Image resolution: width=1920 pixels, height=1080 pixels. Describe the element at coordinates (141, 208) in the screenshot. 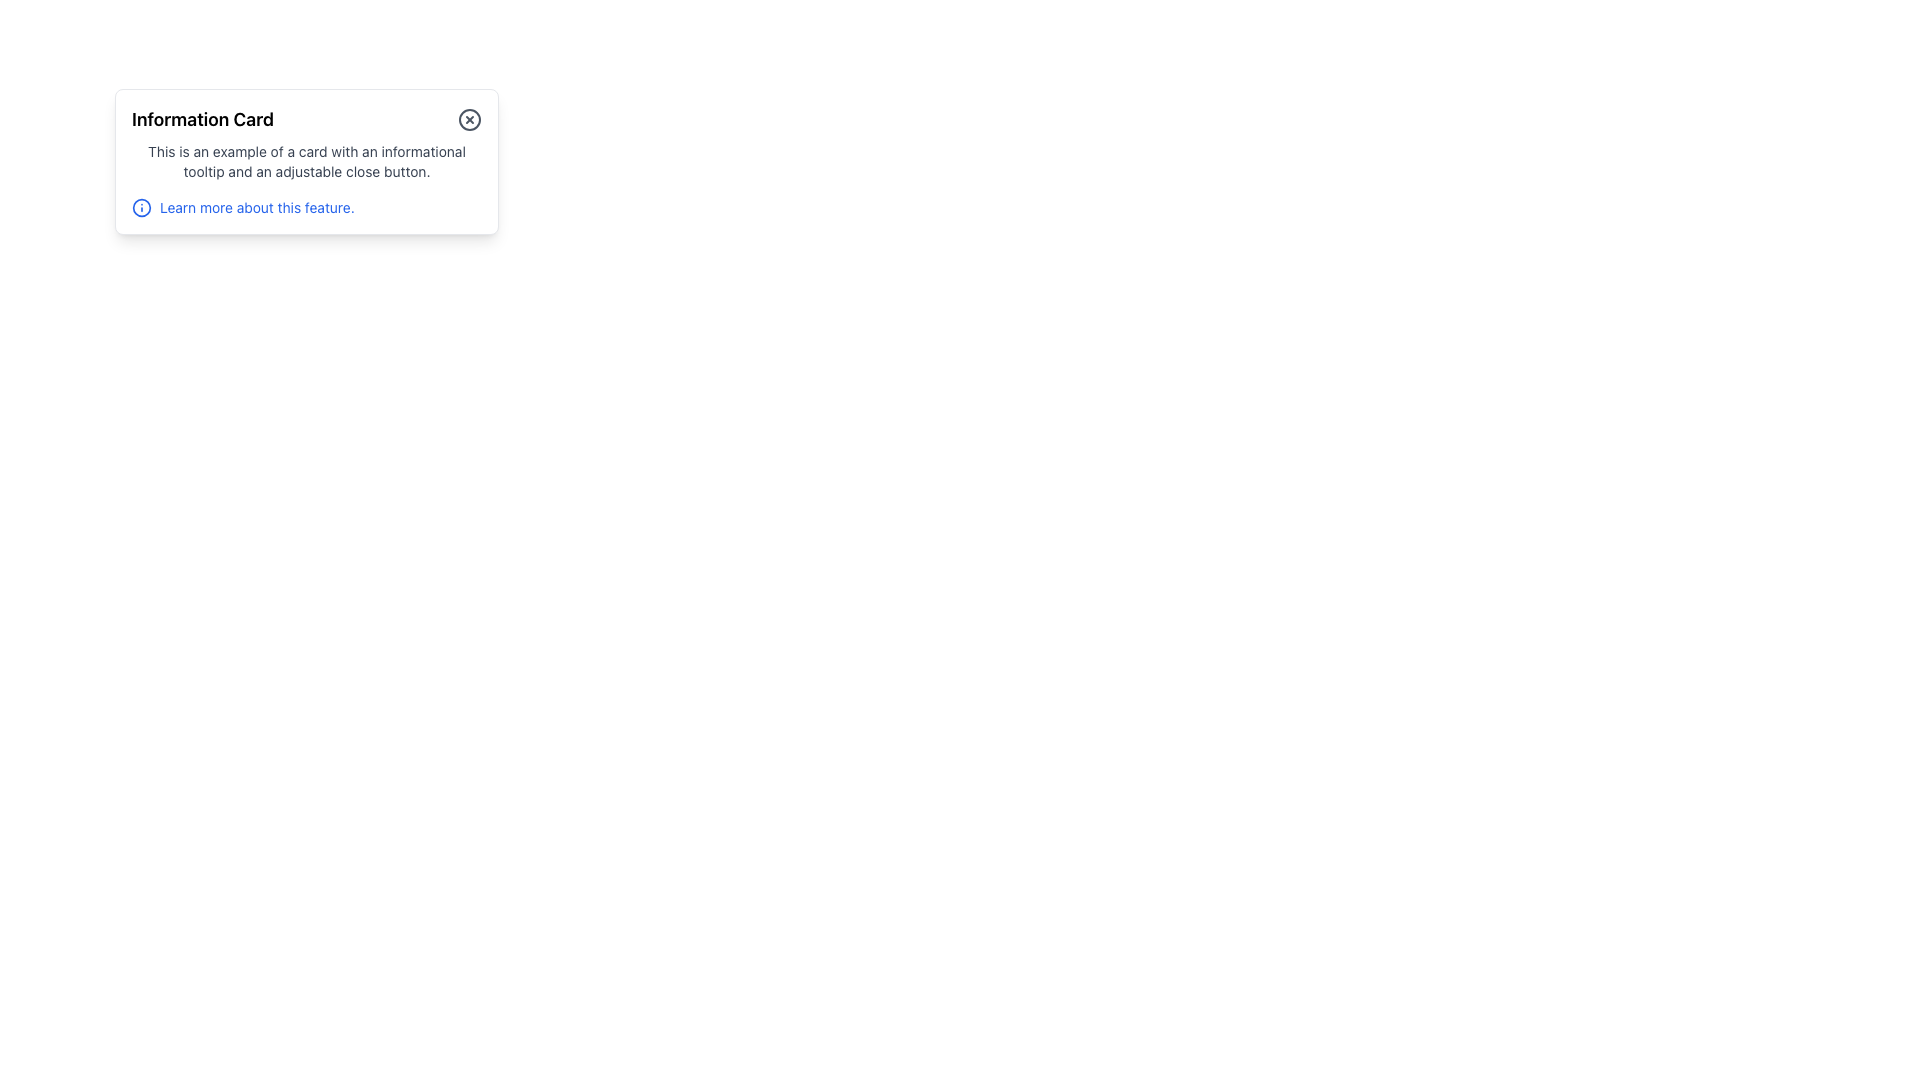

I see `the circular icon with a central 'i' symbol that has a blue outline and fill, located to the left of the text 'Learn more about this feature.'` at that location.